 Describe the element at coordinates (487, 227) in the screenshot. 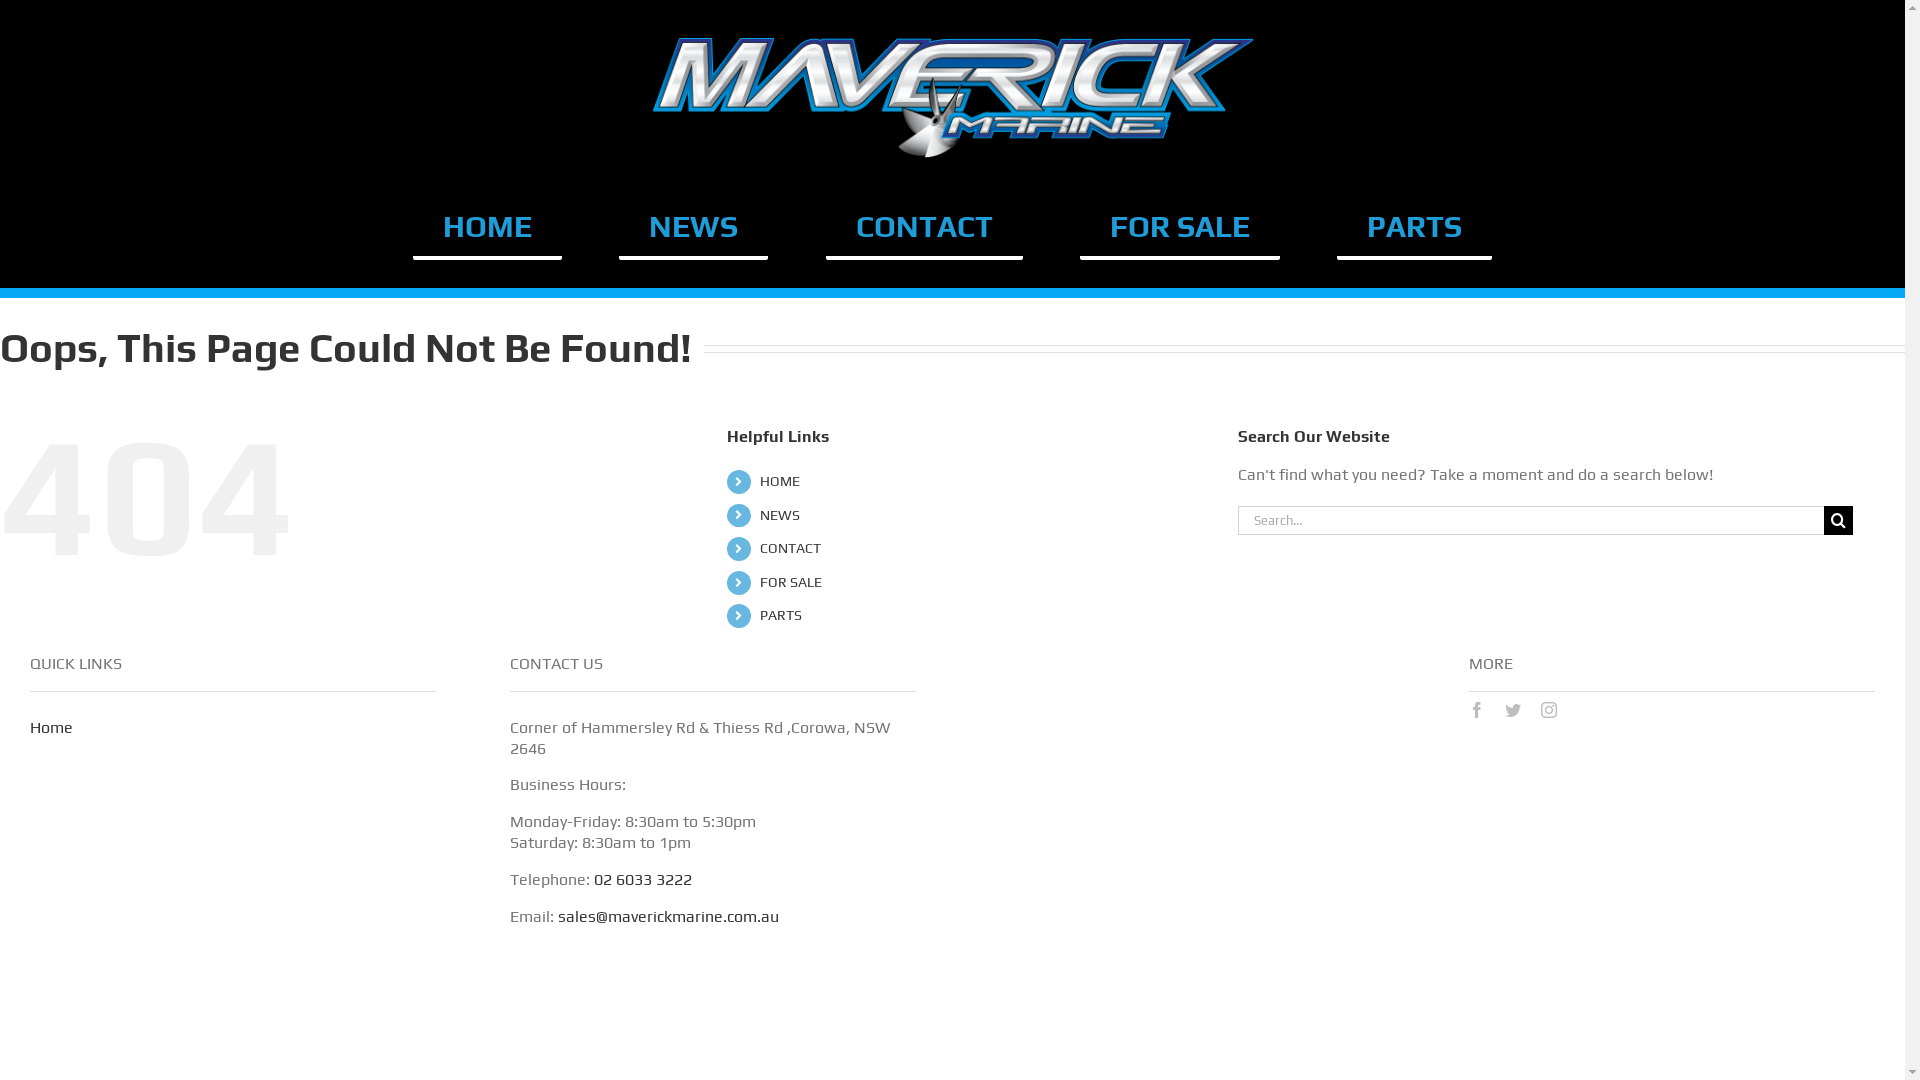

I see `'HOME'` at that location.